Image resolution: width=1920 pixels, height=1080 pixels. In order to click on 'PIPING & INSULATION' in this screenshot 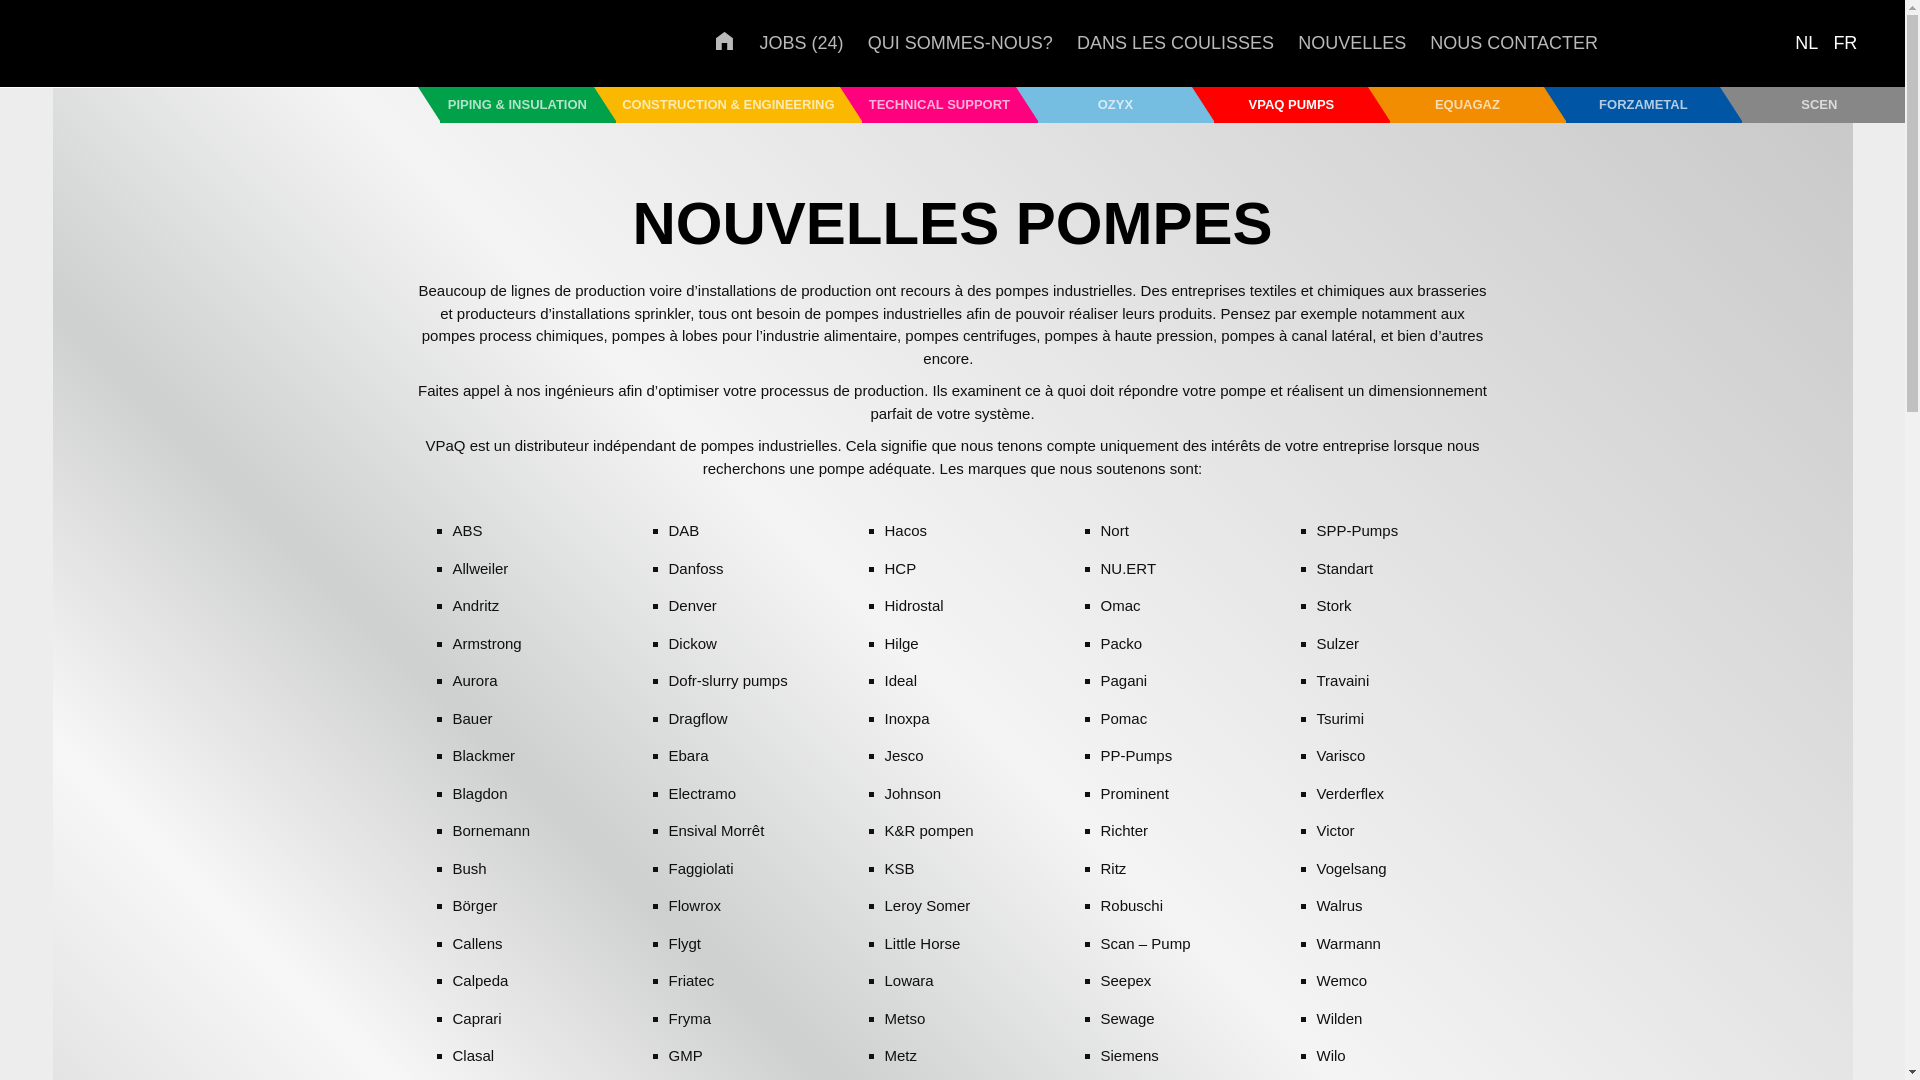, I will do `click(439, 104)`.